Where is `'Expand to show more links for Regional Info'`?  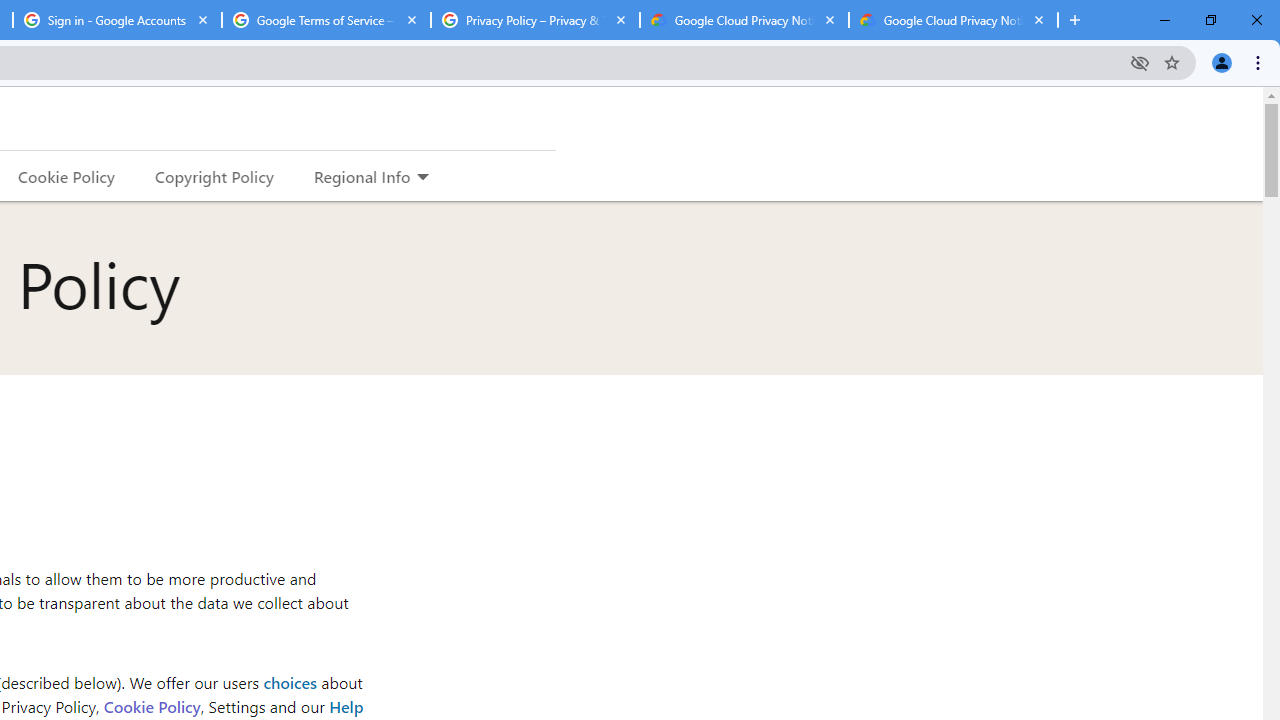 'Expand to show more links for Regional Info' is located at coordinates (421, 177).